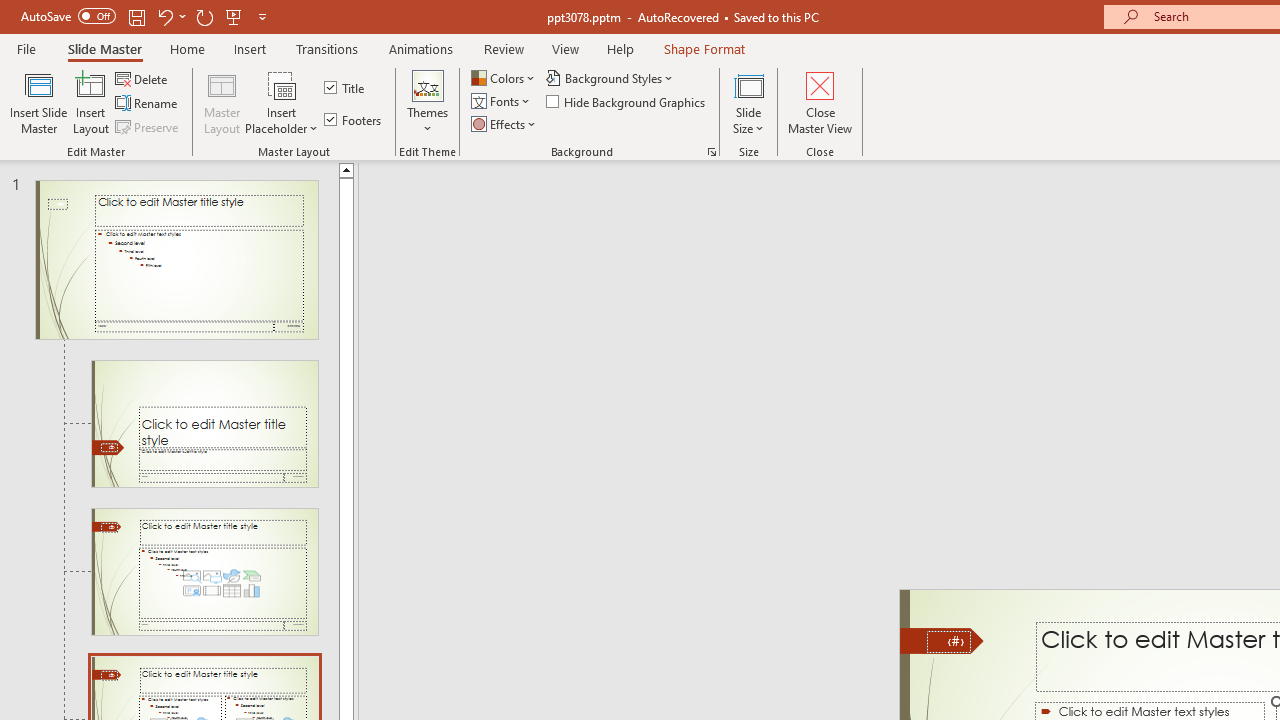  What do you see at coordinates (222, 103) in the screenshot?
I see `'Master Layout...'` at bounding box center [222, 103].